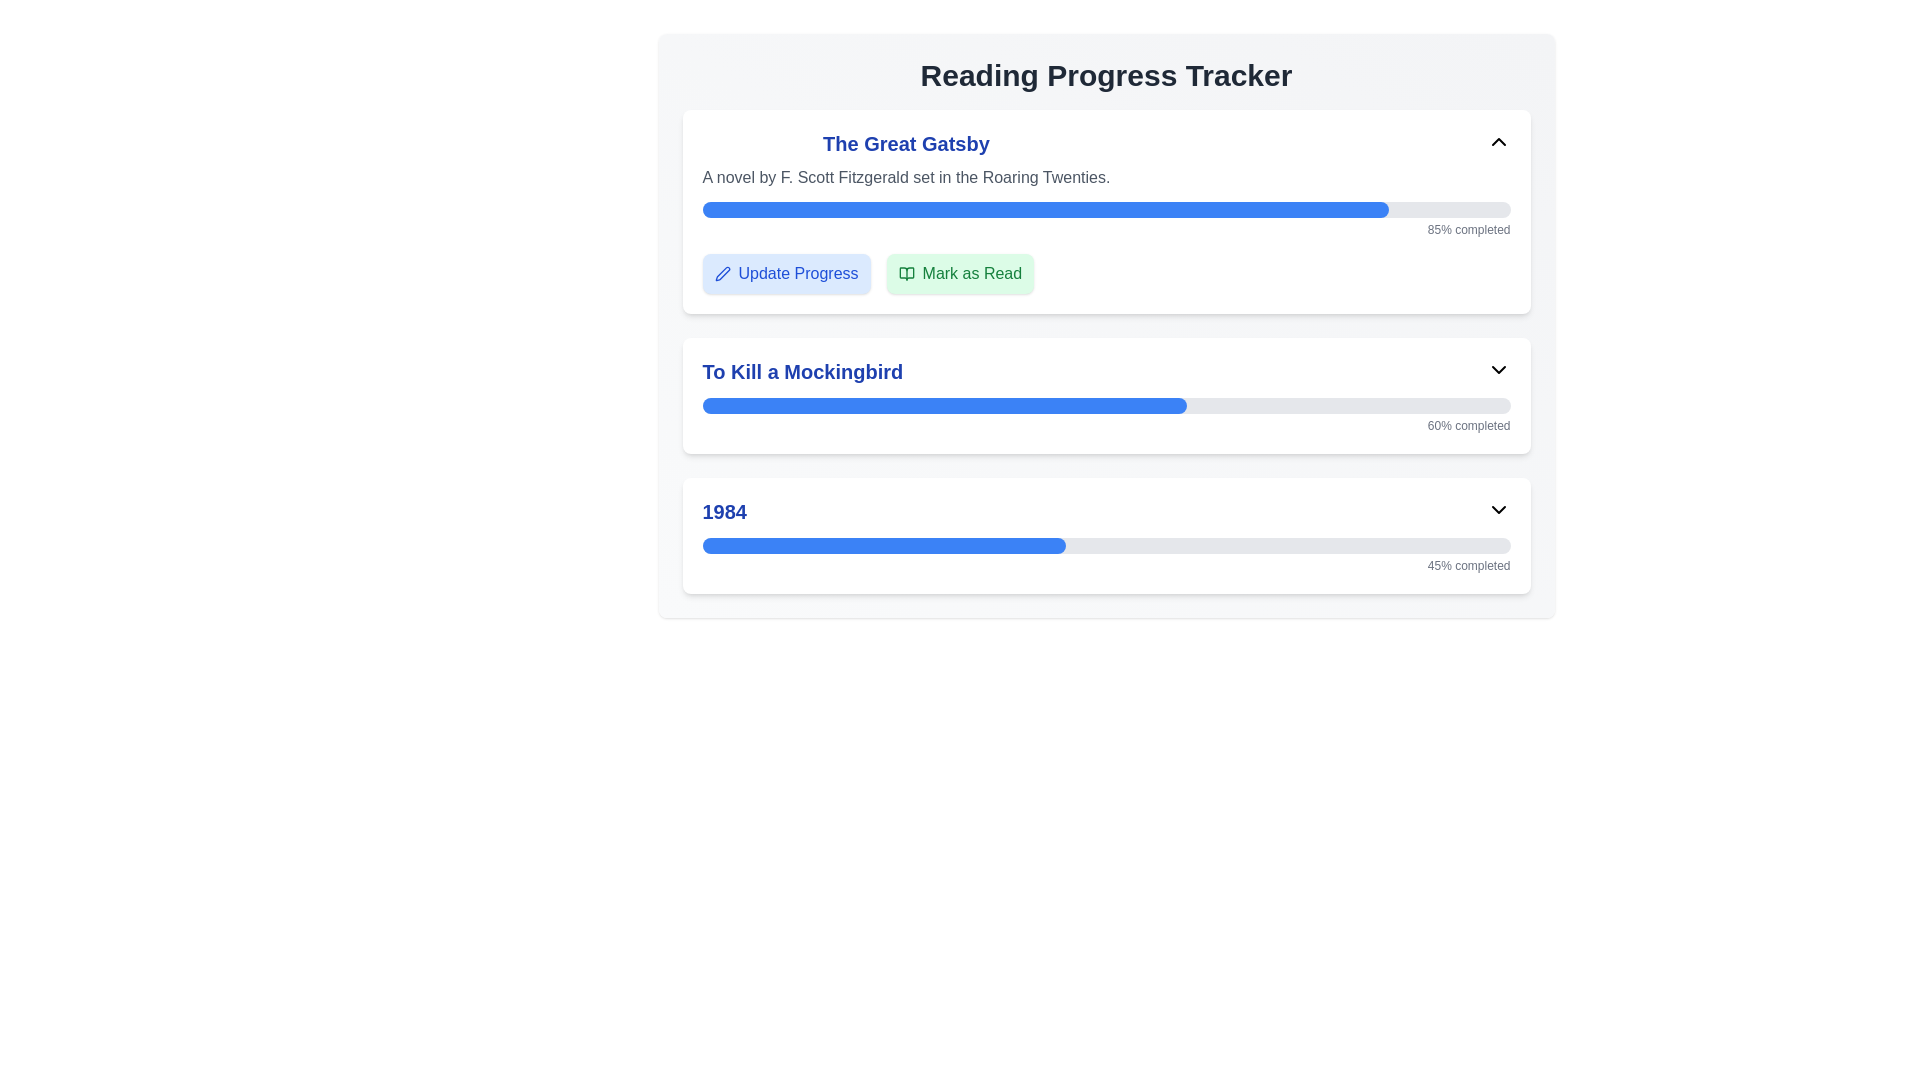  Describe the element at coordinates (721, 273) in the screenshot. I see `the pen icon located on the left side of the 'Update Progress' button, which is styled in blue with rounded corners, near the top of the 'The Great Gatsby' section` at that location.